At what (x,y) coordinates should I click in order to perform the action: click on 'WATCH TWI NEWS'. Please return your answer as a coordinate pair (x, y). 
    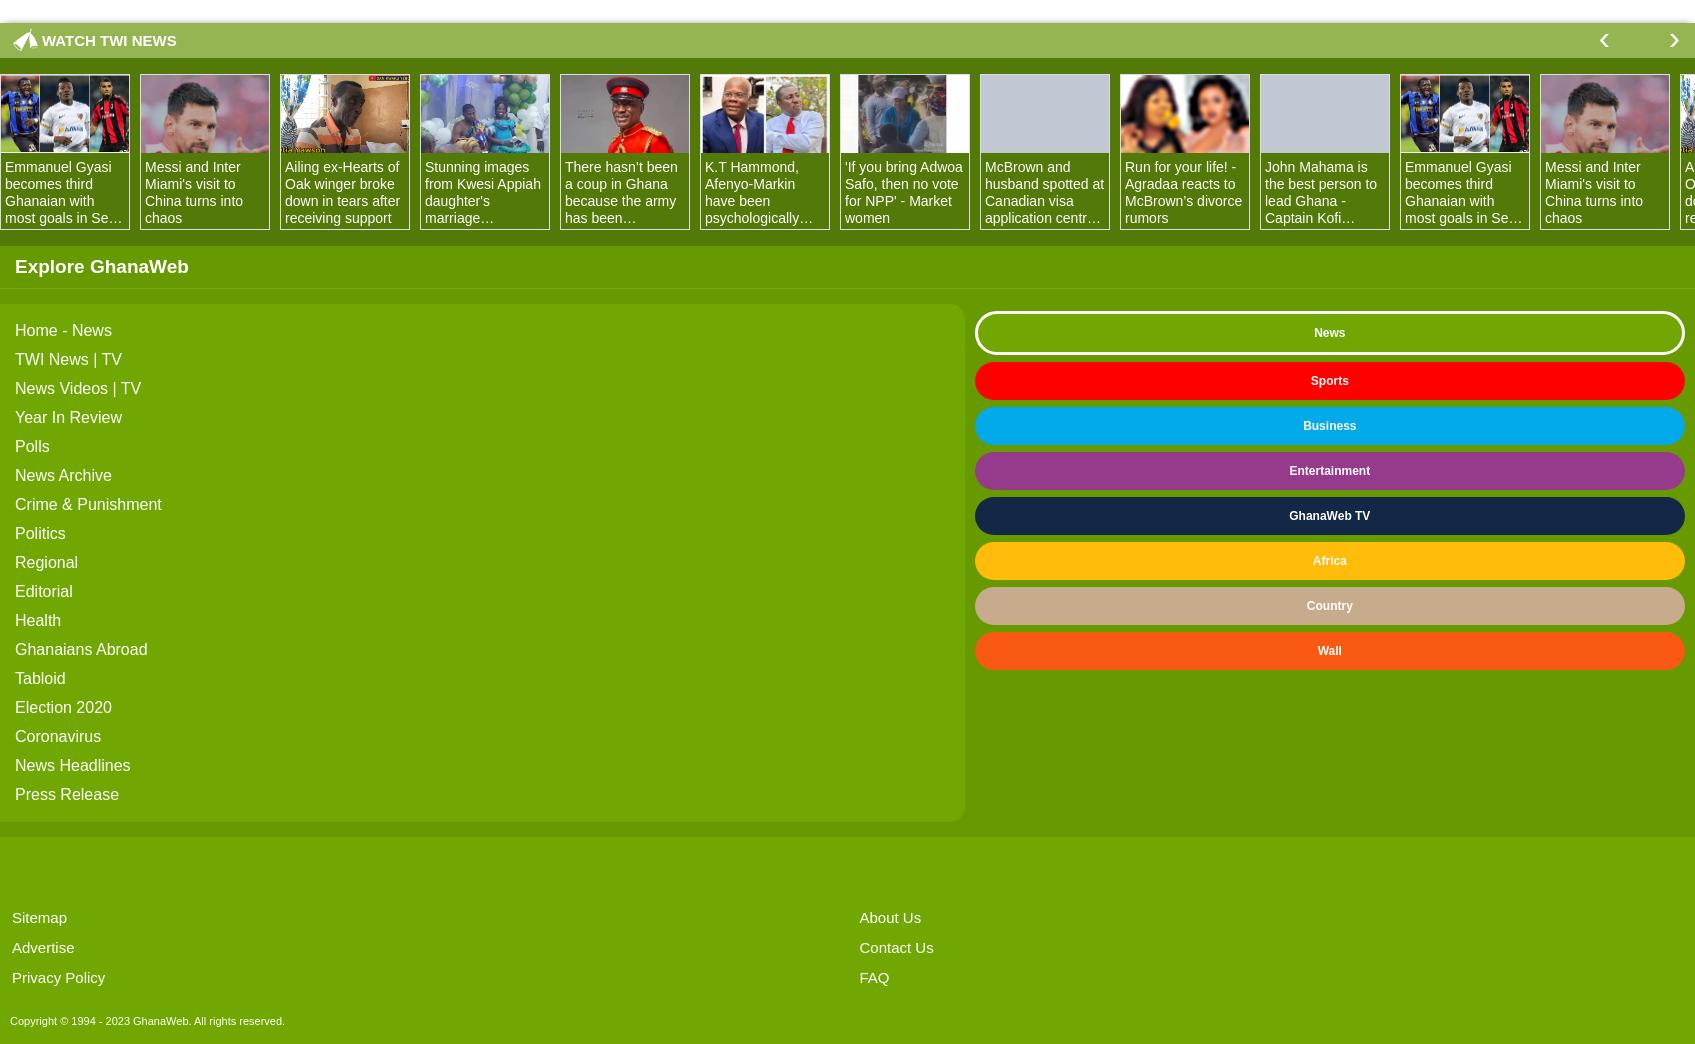
    Looking at the image, I should click on (107, 39).